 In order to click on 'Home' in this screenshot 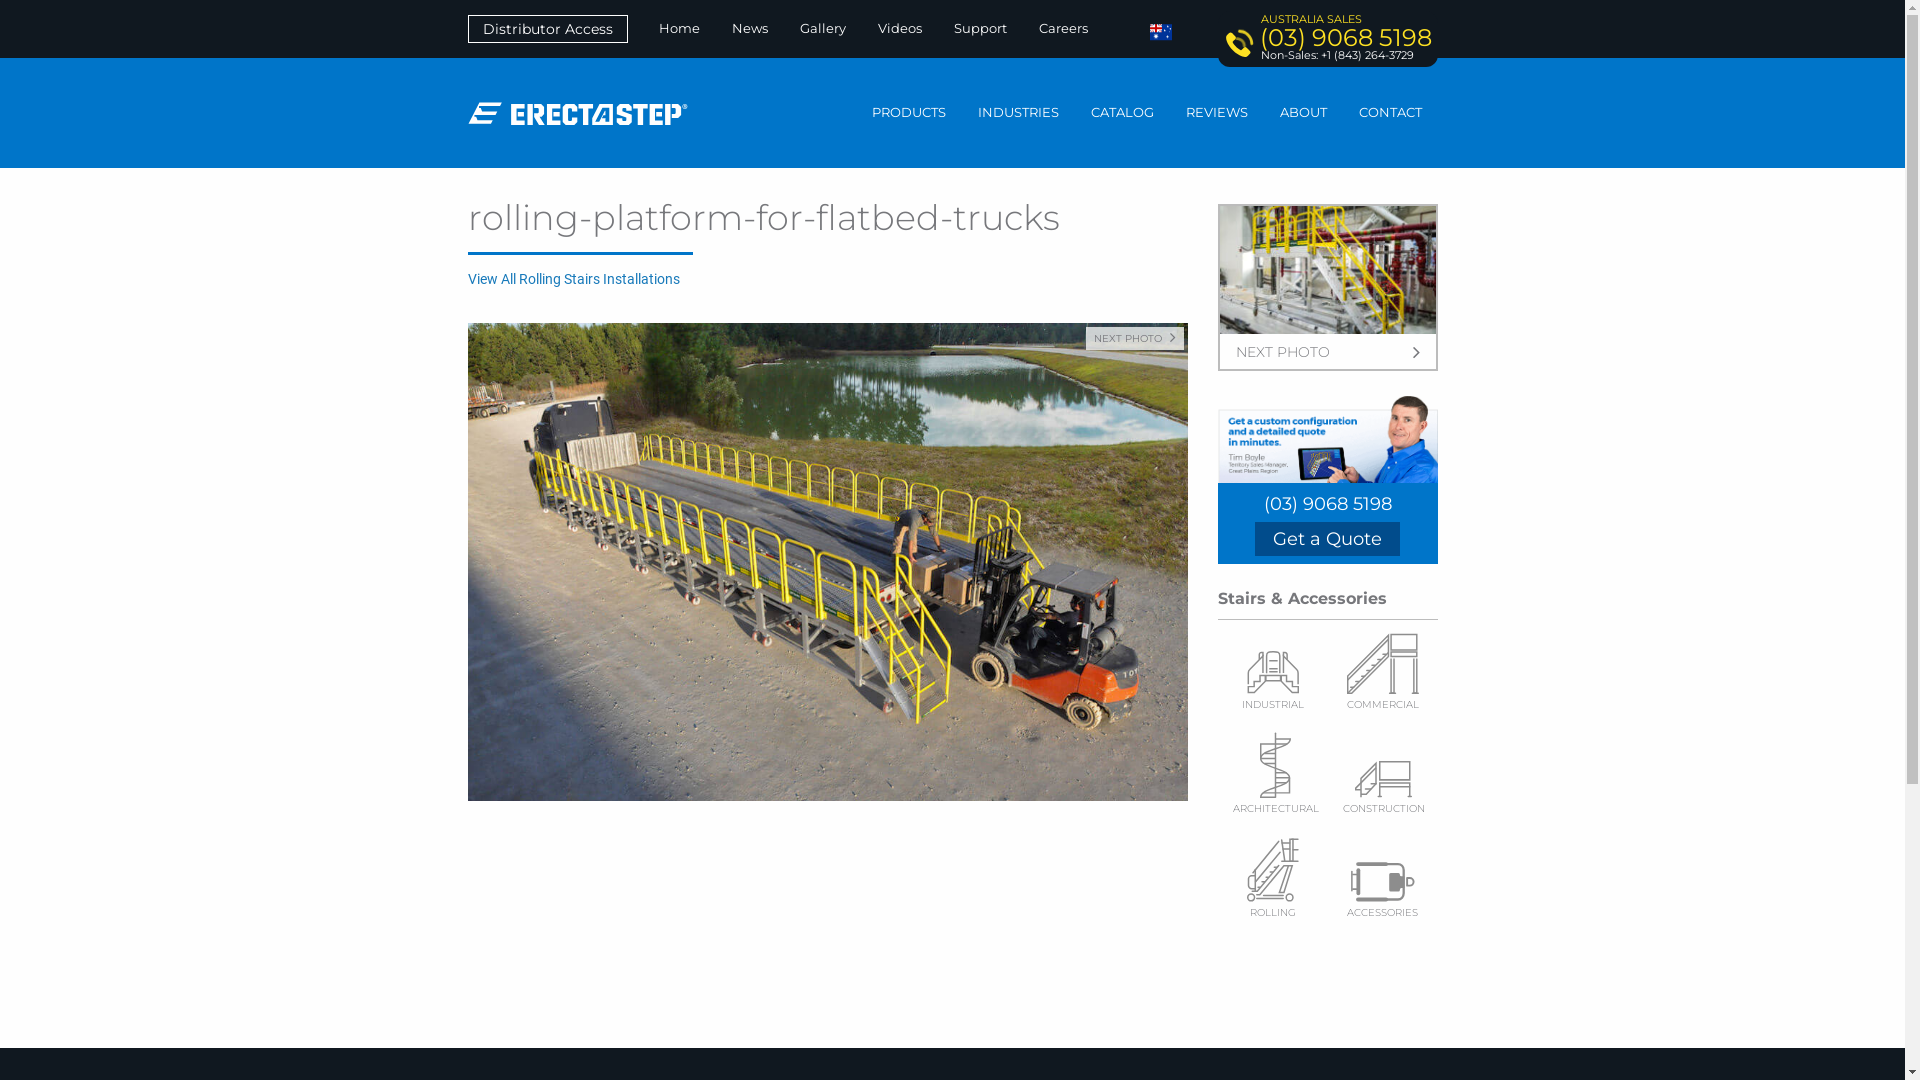, I will do `click(679, 28)`.